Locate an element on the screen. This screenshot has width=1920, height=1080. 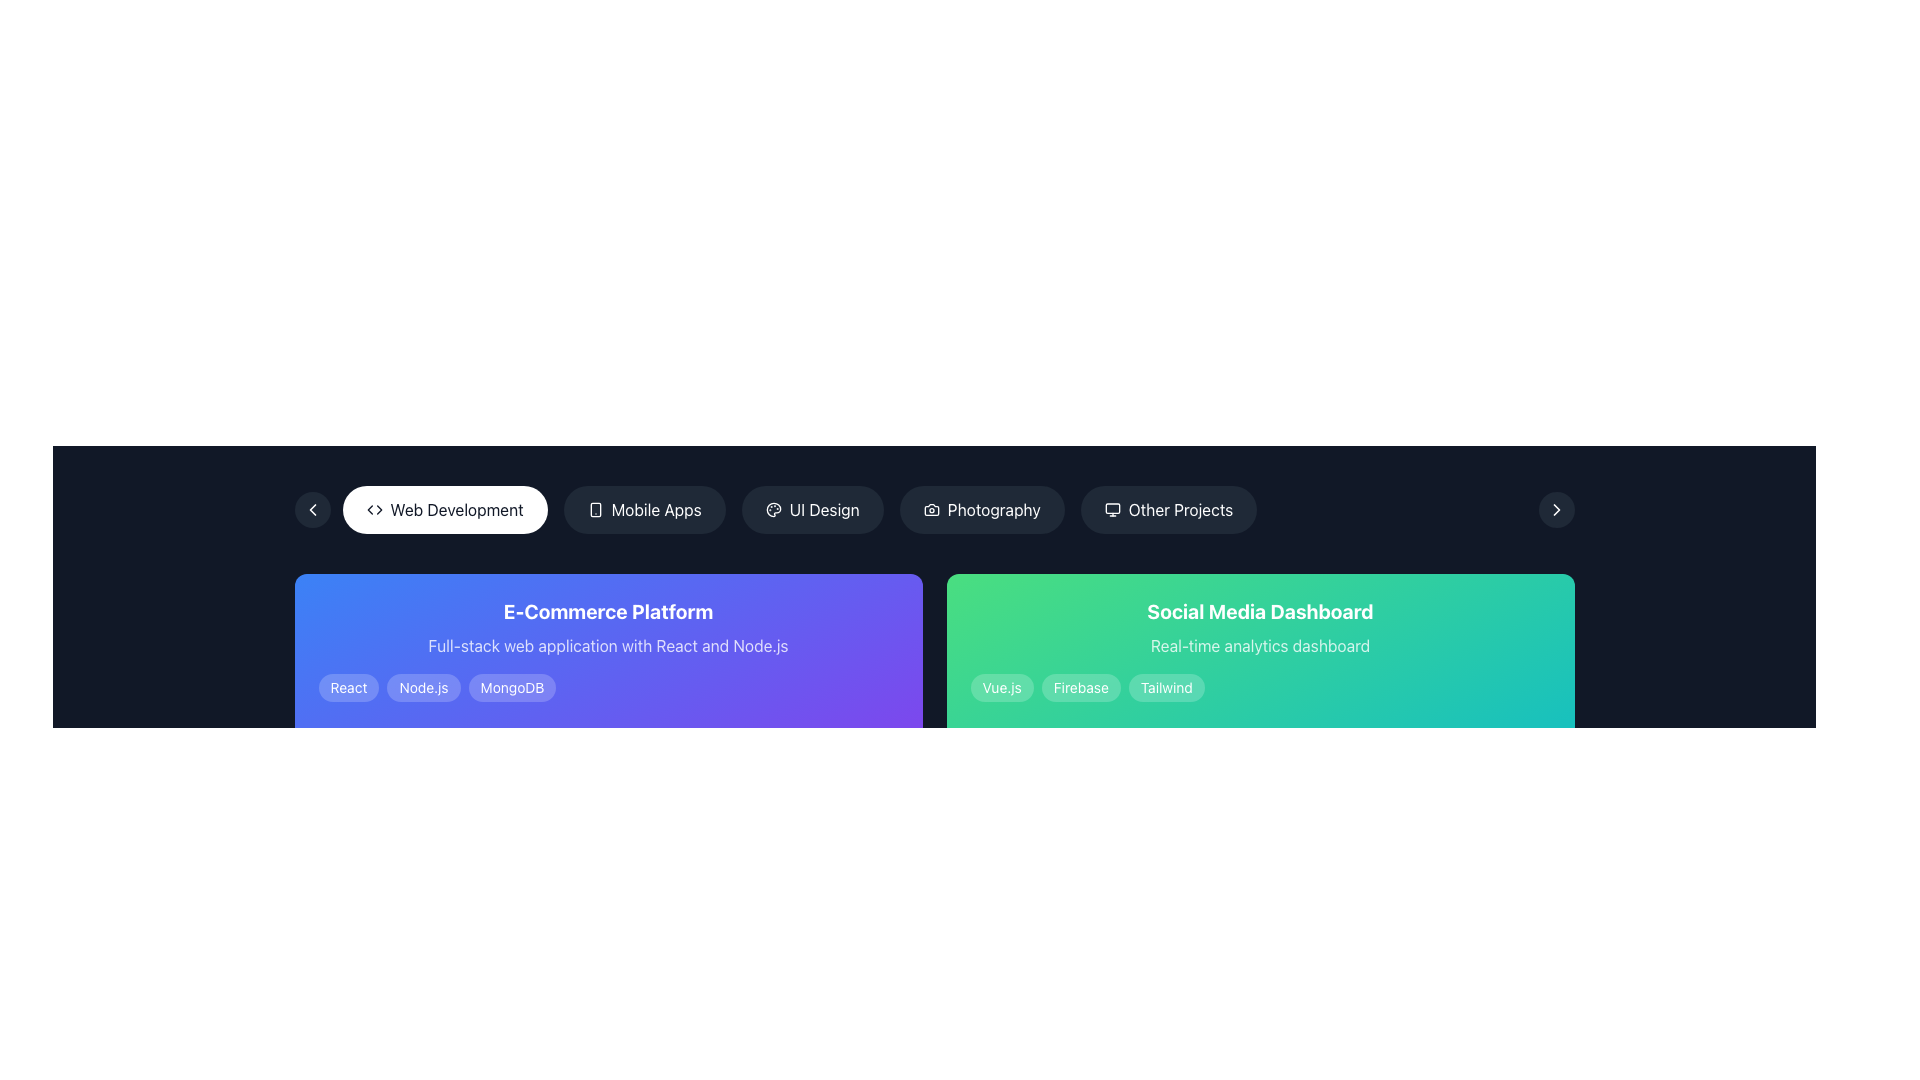
the rounded rectangular label displaying the text 'Firebase' with a semi-transparent white background, which is the second label in a sequence of three, positioned between 'Vue.js' and 'Tailwind' is located at coordinates (1080, 686).